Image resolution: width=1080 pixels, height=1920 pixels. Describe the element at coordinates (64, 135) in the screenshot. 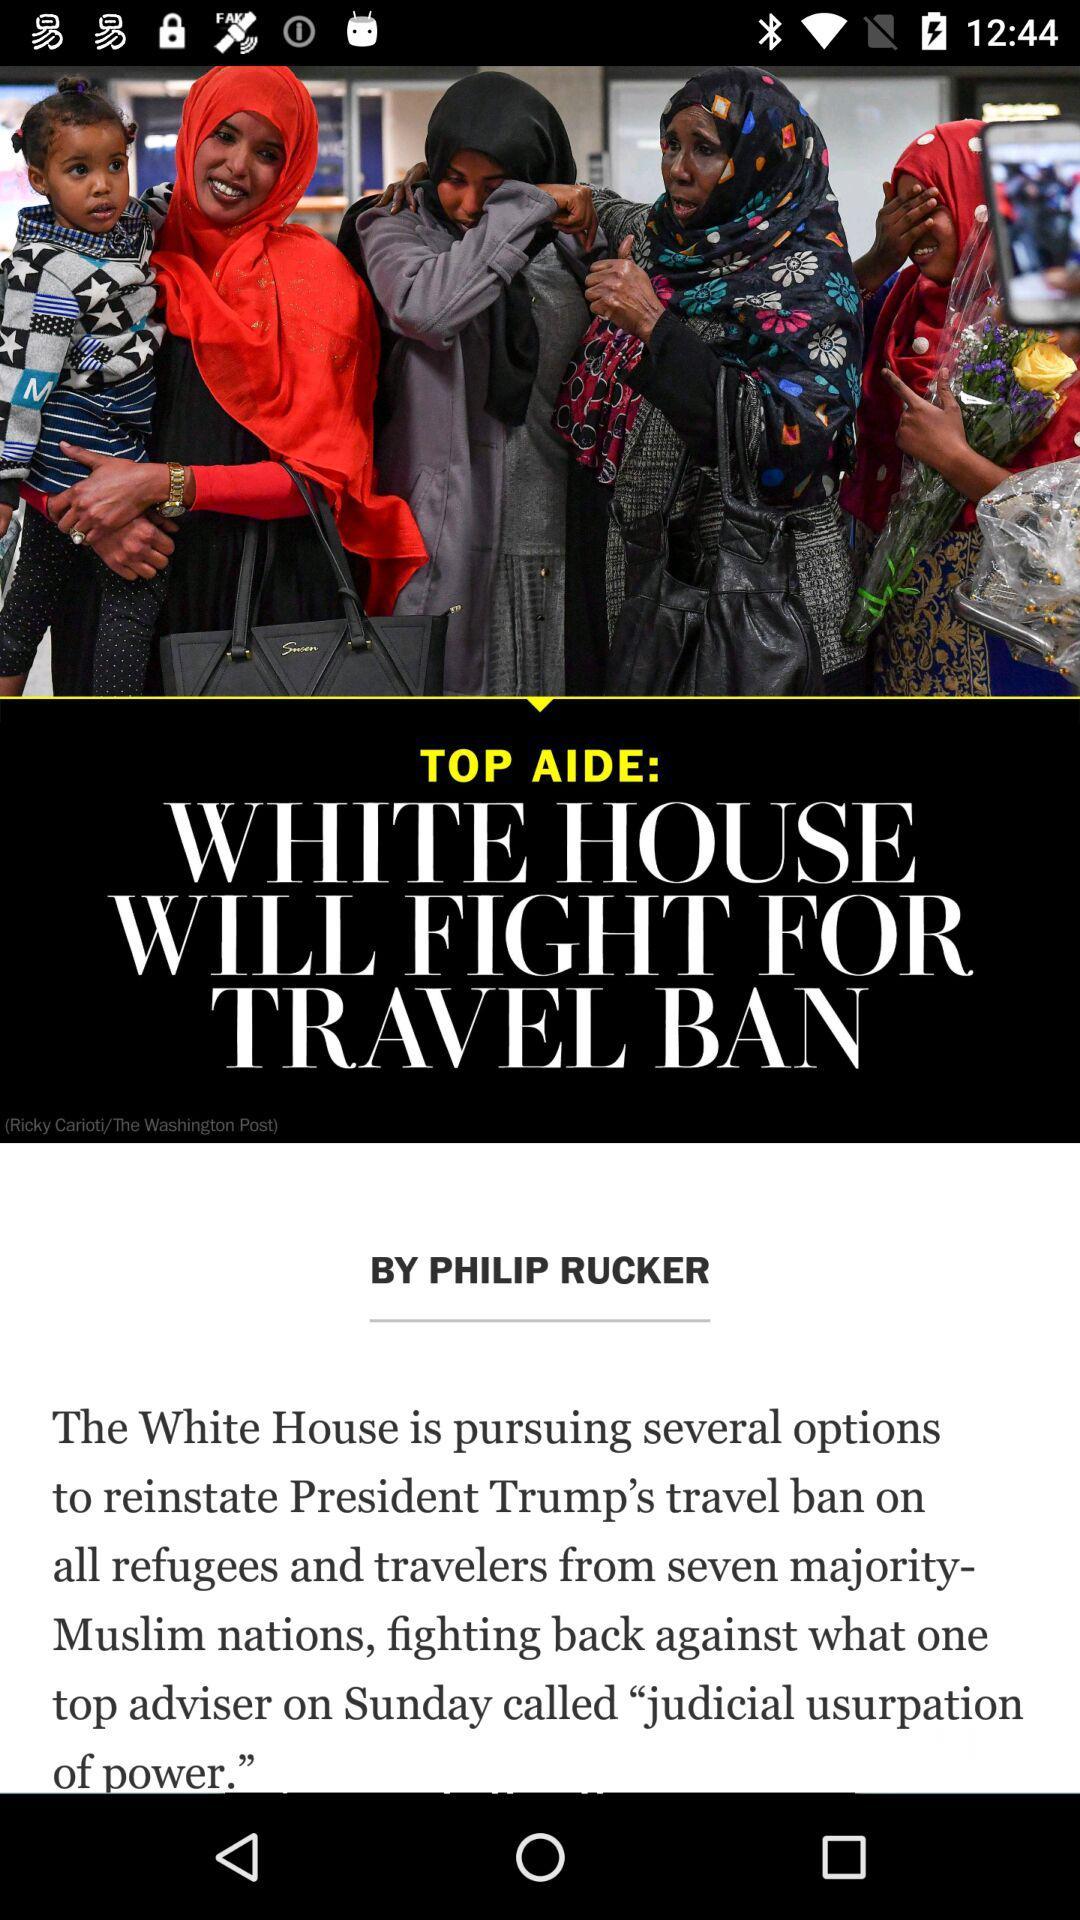

I see `the settings icon` at that location.